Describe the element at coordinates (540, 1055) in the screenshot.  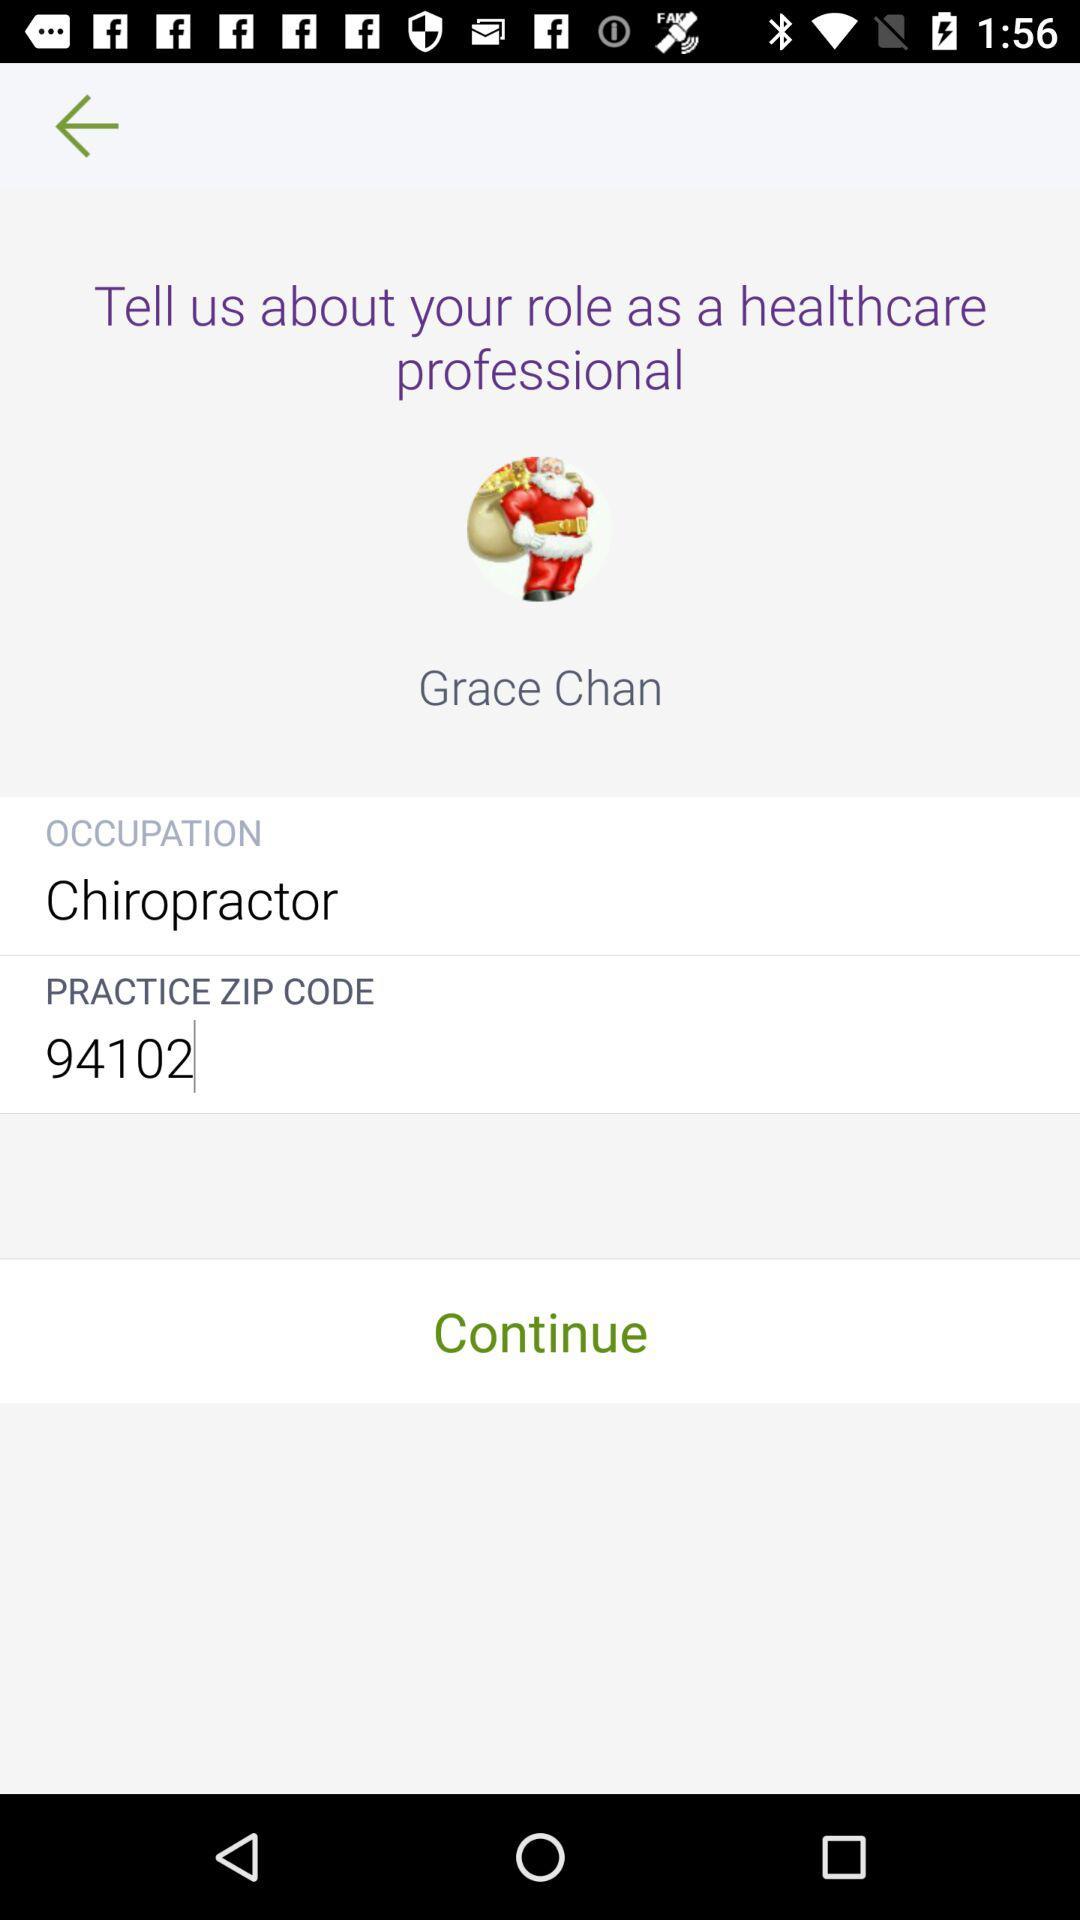
I see `the 94102 item` at that location.